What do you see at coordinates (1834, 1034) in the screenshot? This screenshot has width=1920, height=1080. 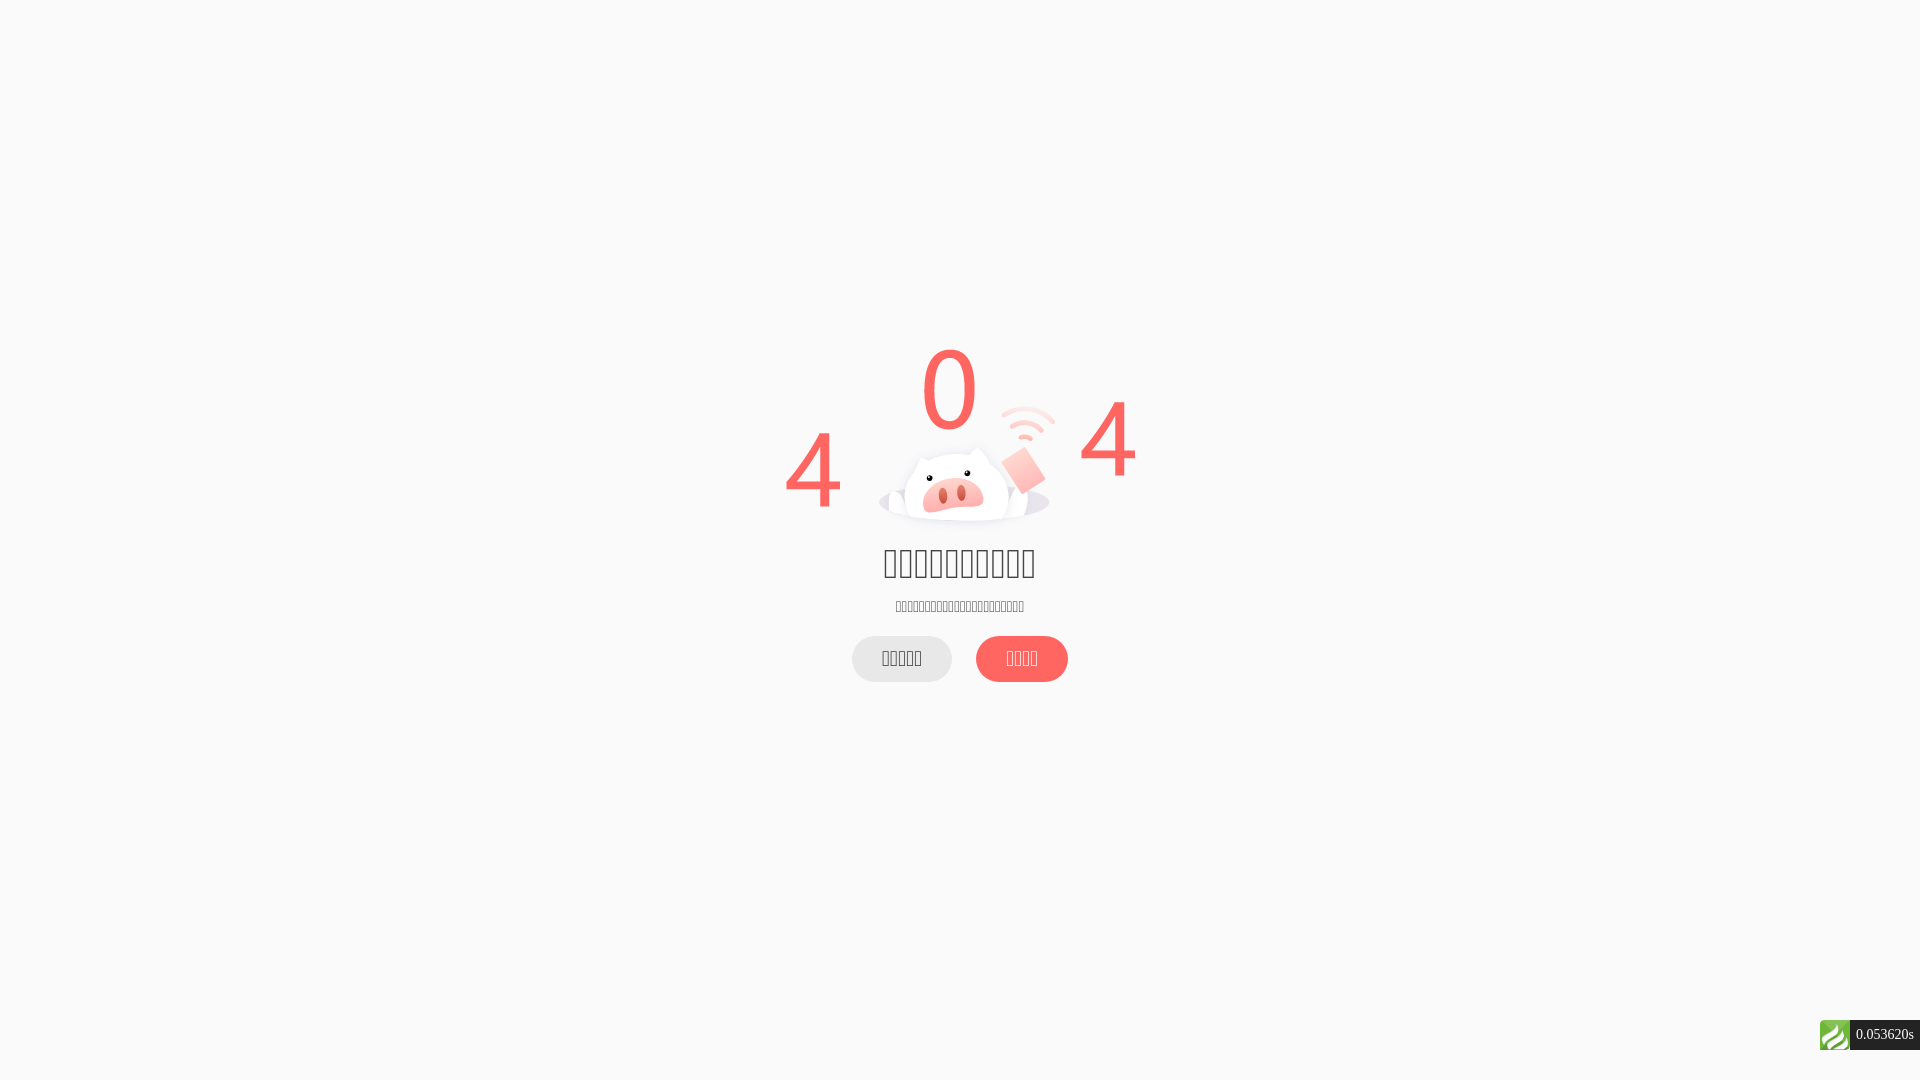 I see `'ShowPageTrace'` at bounding box center [1834, 1034].